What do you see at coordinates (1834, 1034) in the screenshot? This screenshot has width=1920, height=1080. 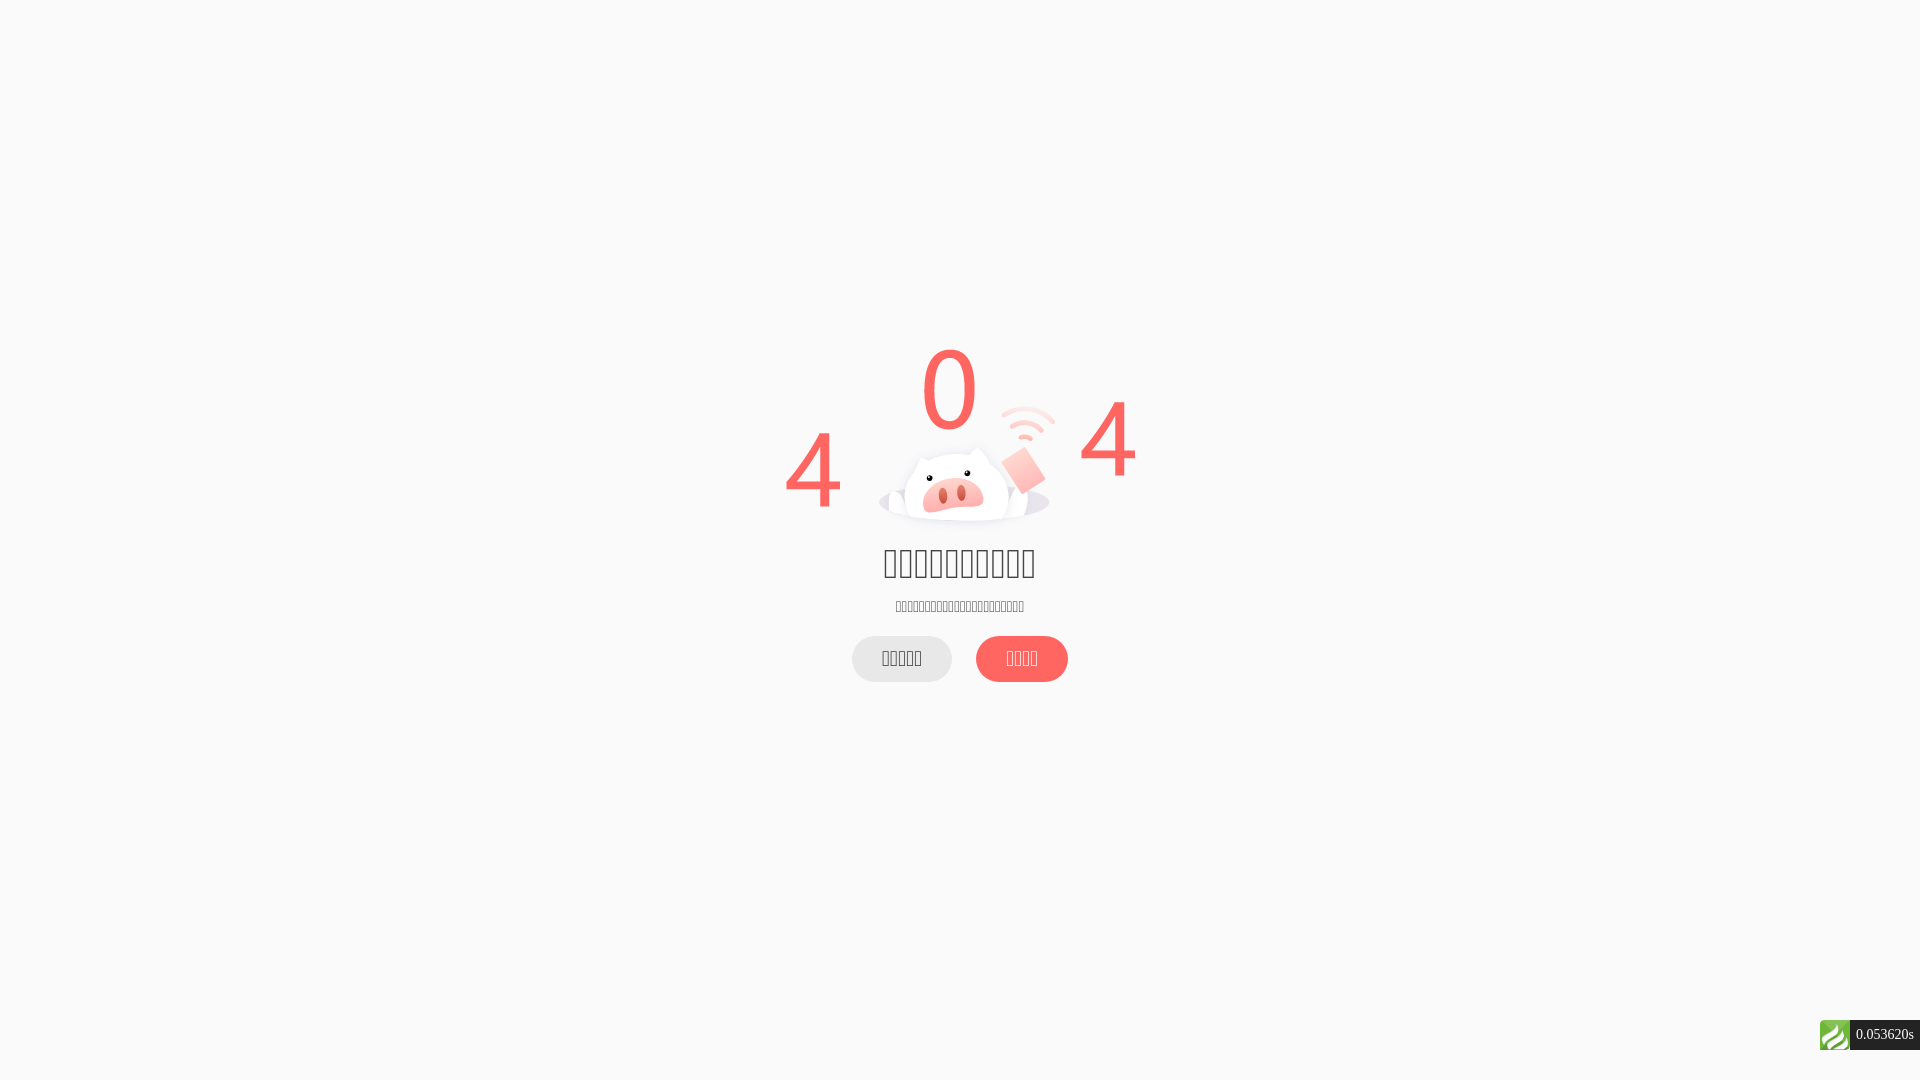 I see `'ShowPageTrace'` at bounding box center [1834, 1034].